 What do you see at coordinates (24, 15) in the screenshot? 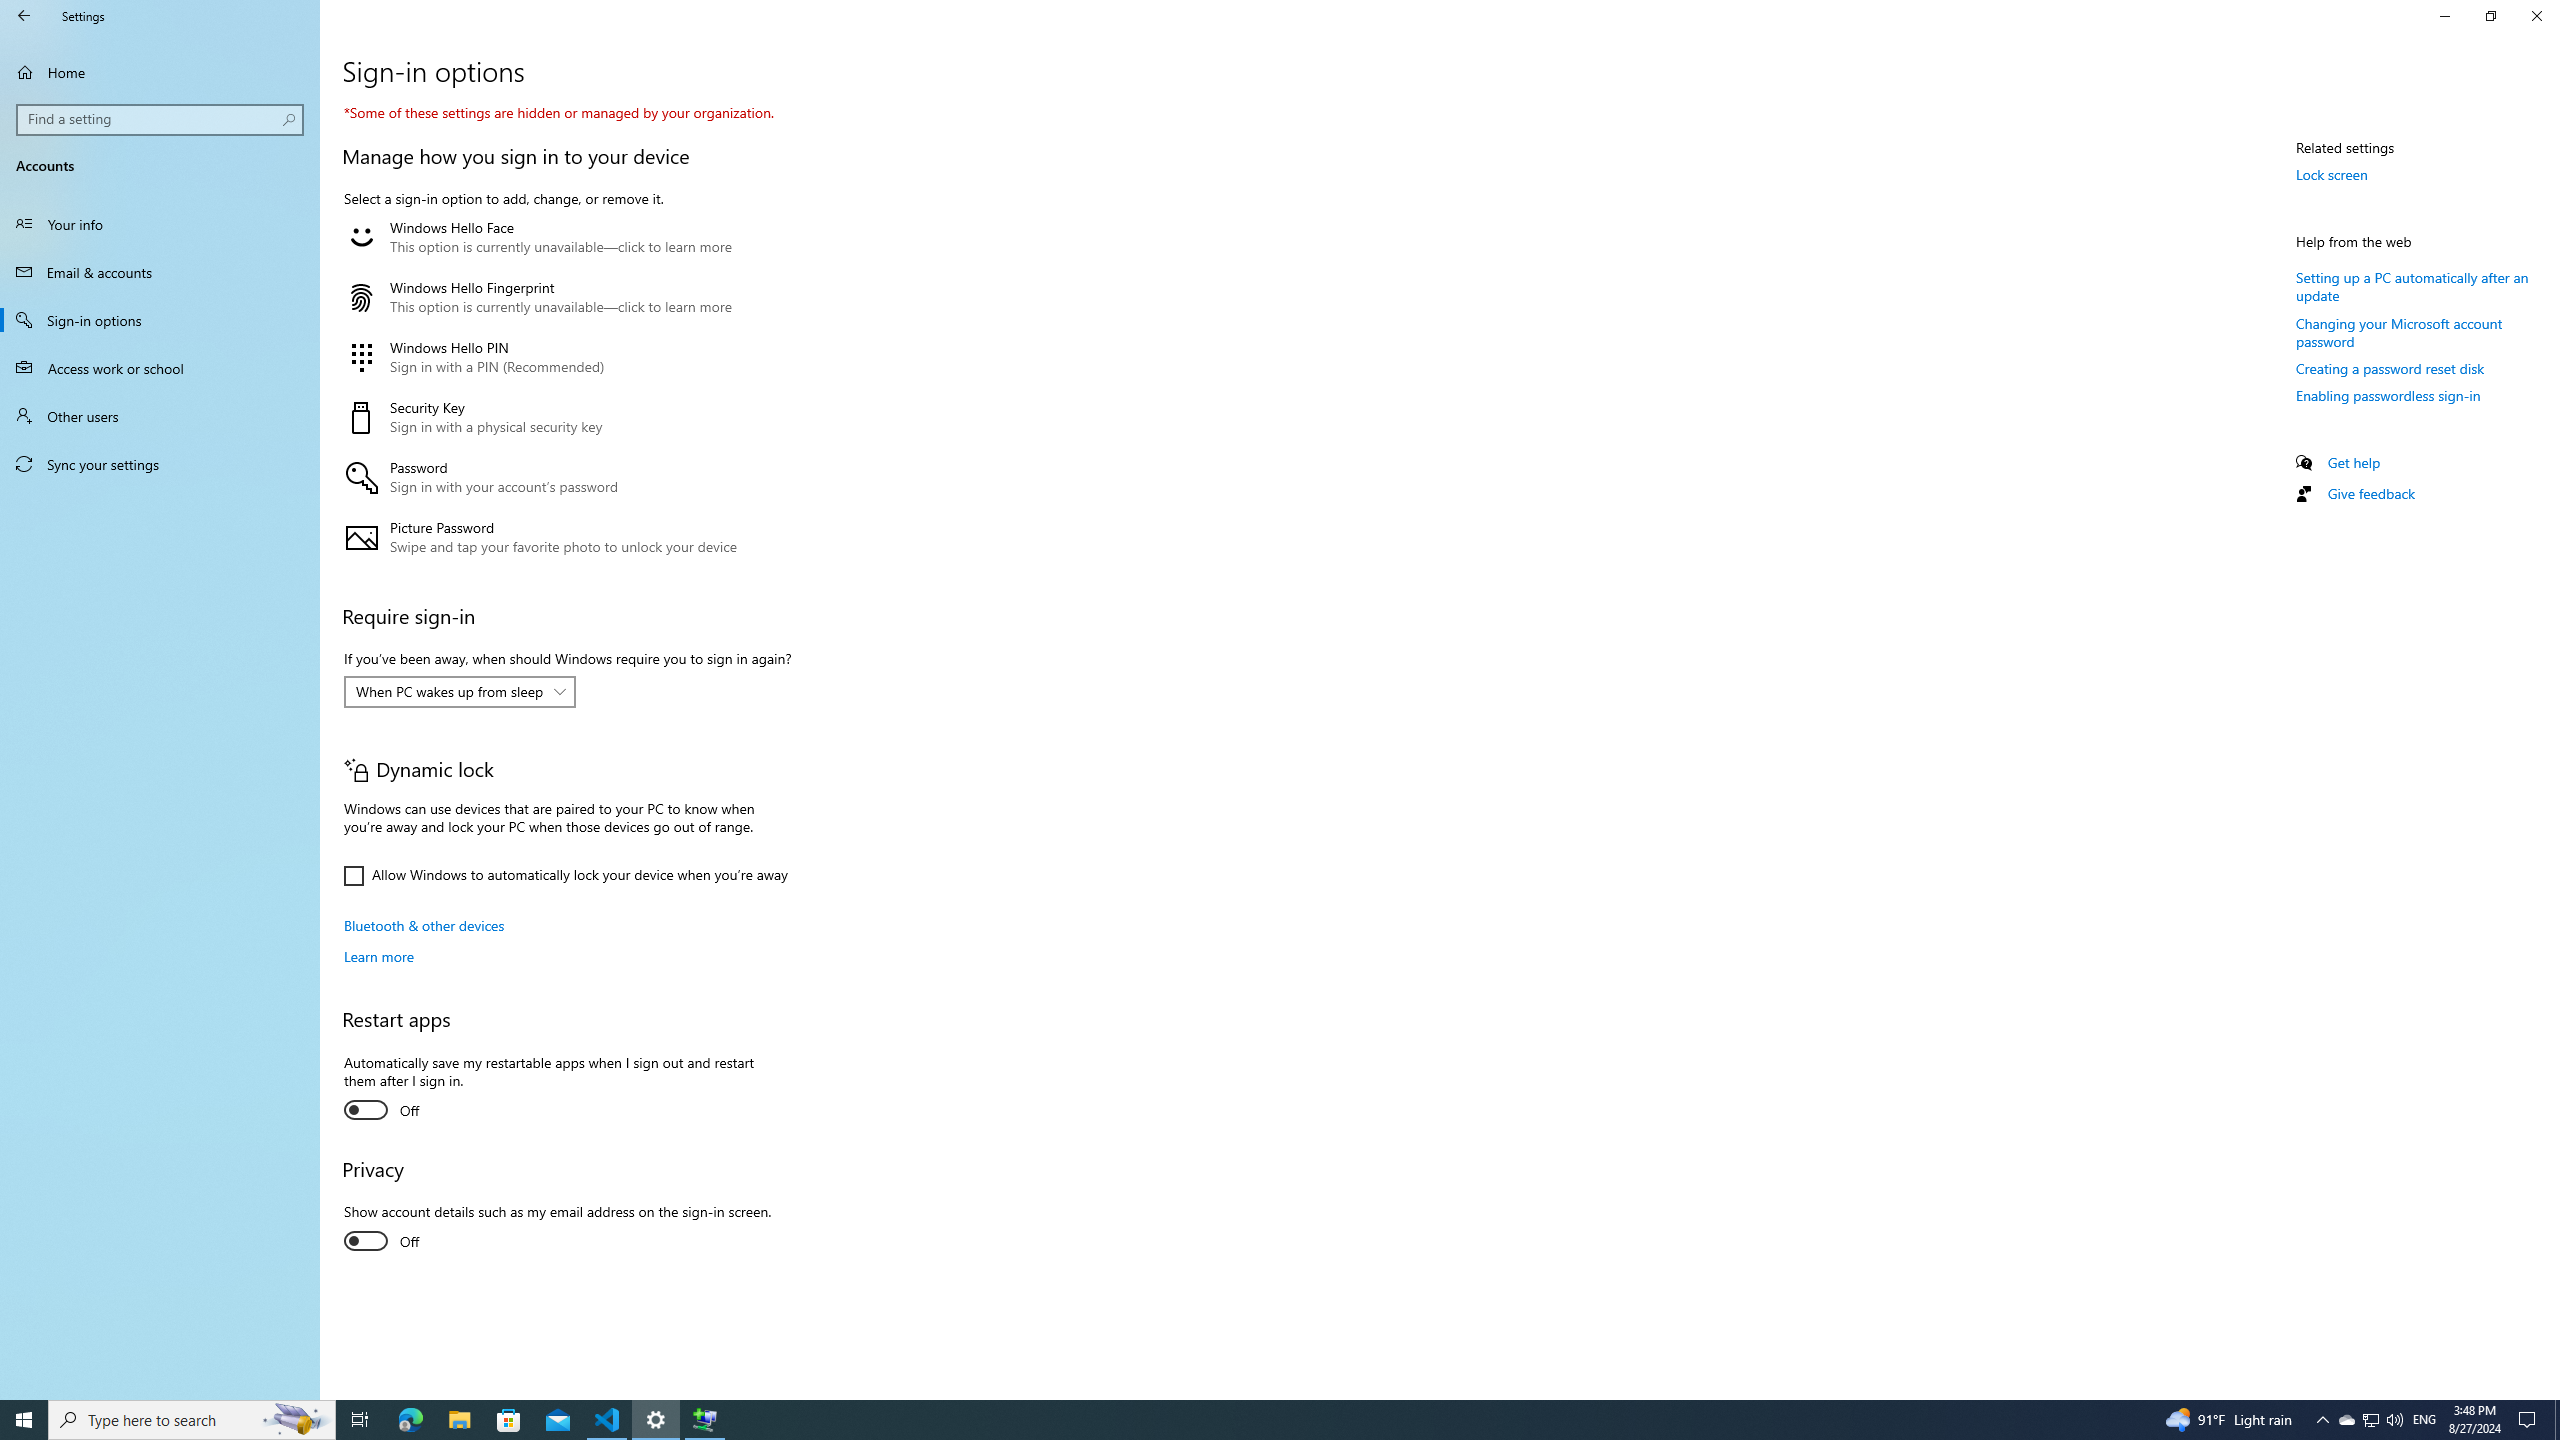
I see `'Back'` at bounding box center [24, 15].